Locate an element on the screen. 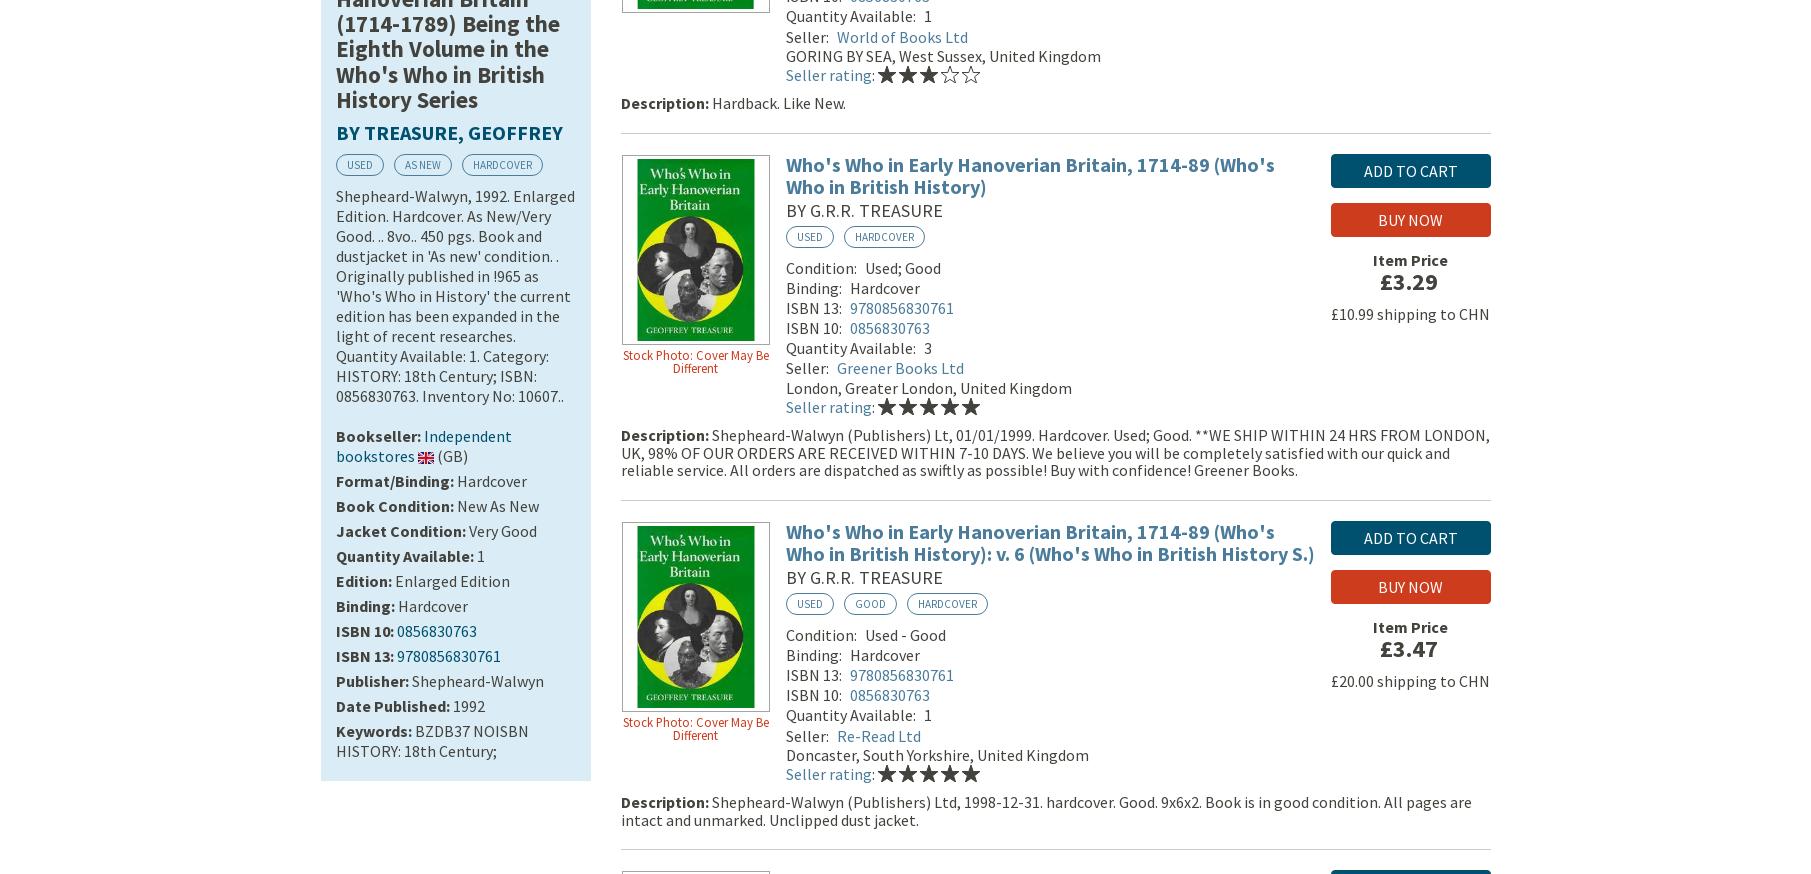 This screenshot has height=874, width=1811. 'Publisher' is located at coordinates (368, 685).